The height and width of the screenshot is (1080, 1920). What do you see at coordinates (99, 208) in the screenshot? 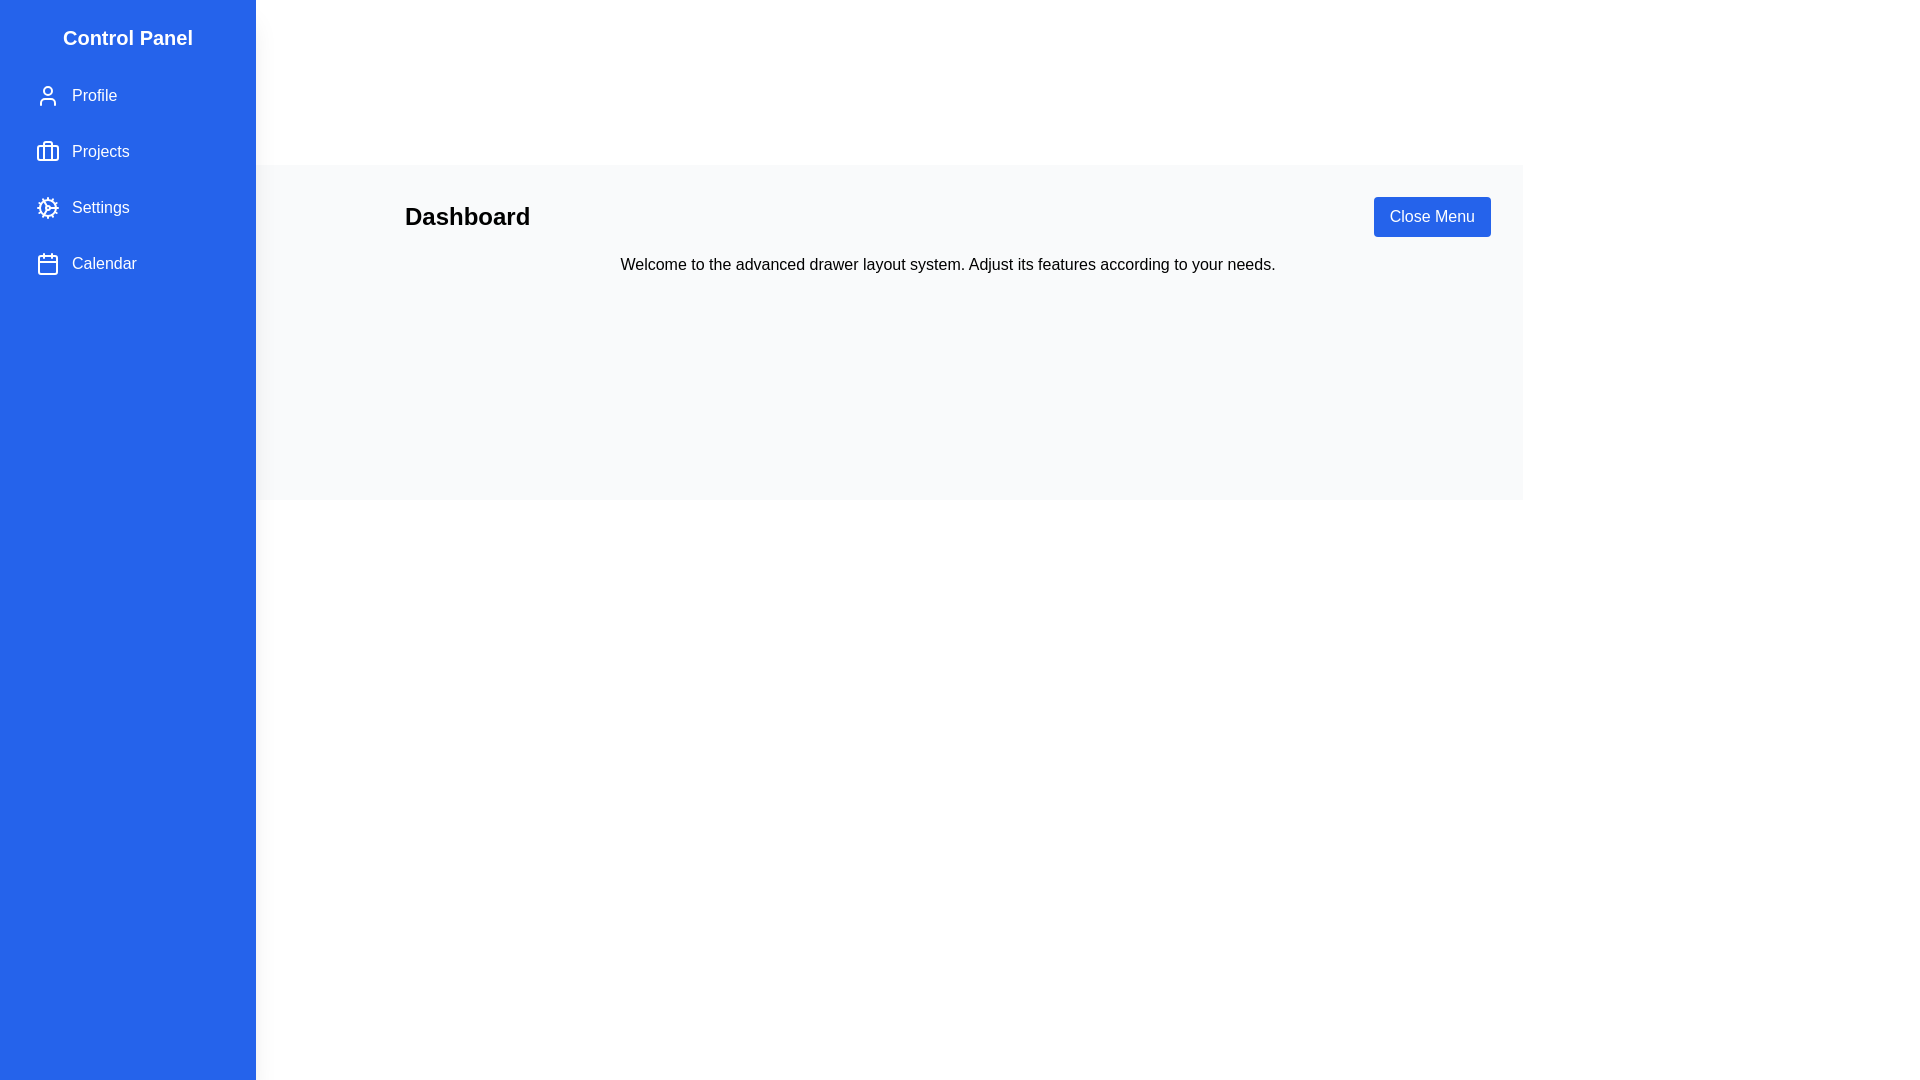
I see `the 'Settings' menu option located in the left vertical navigation bar, which is positioned beneath the 'Projects' menu item and above the 'Calendar' menu item` at bounding box center [99, 208].